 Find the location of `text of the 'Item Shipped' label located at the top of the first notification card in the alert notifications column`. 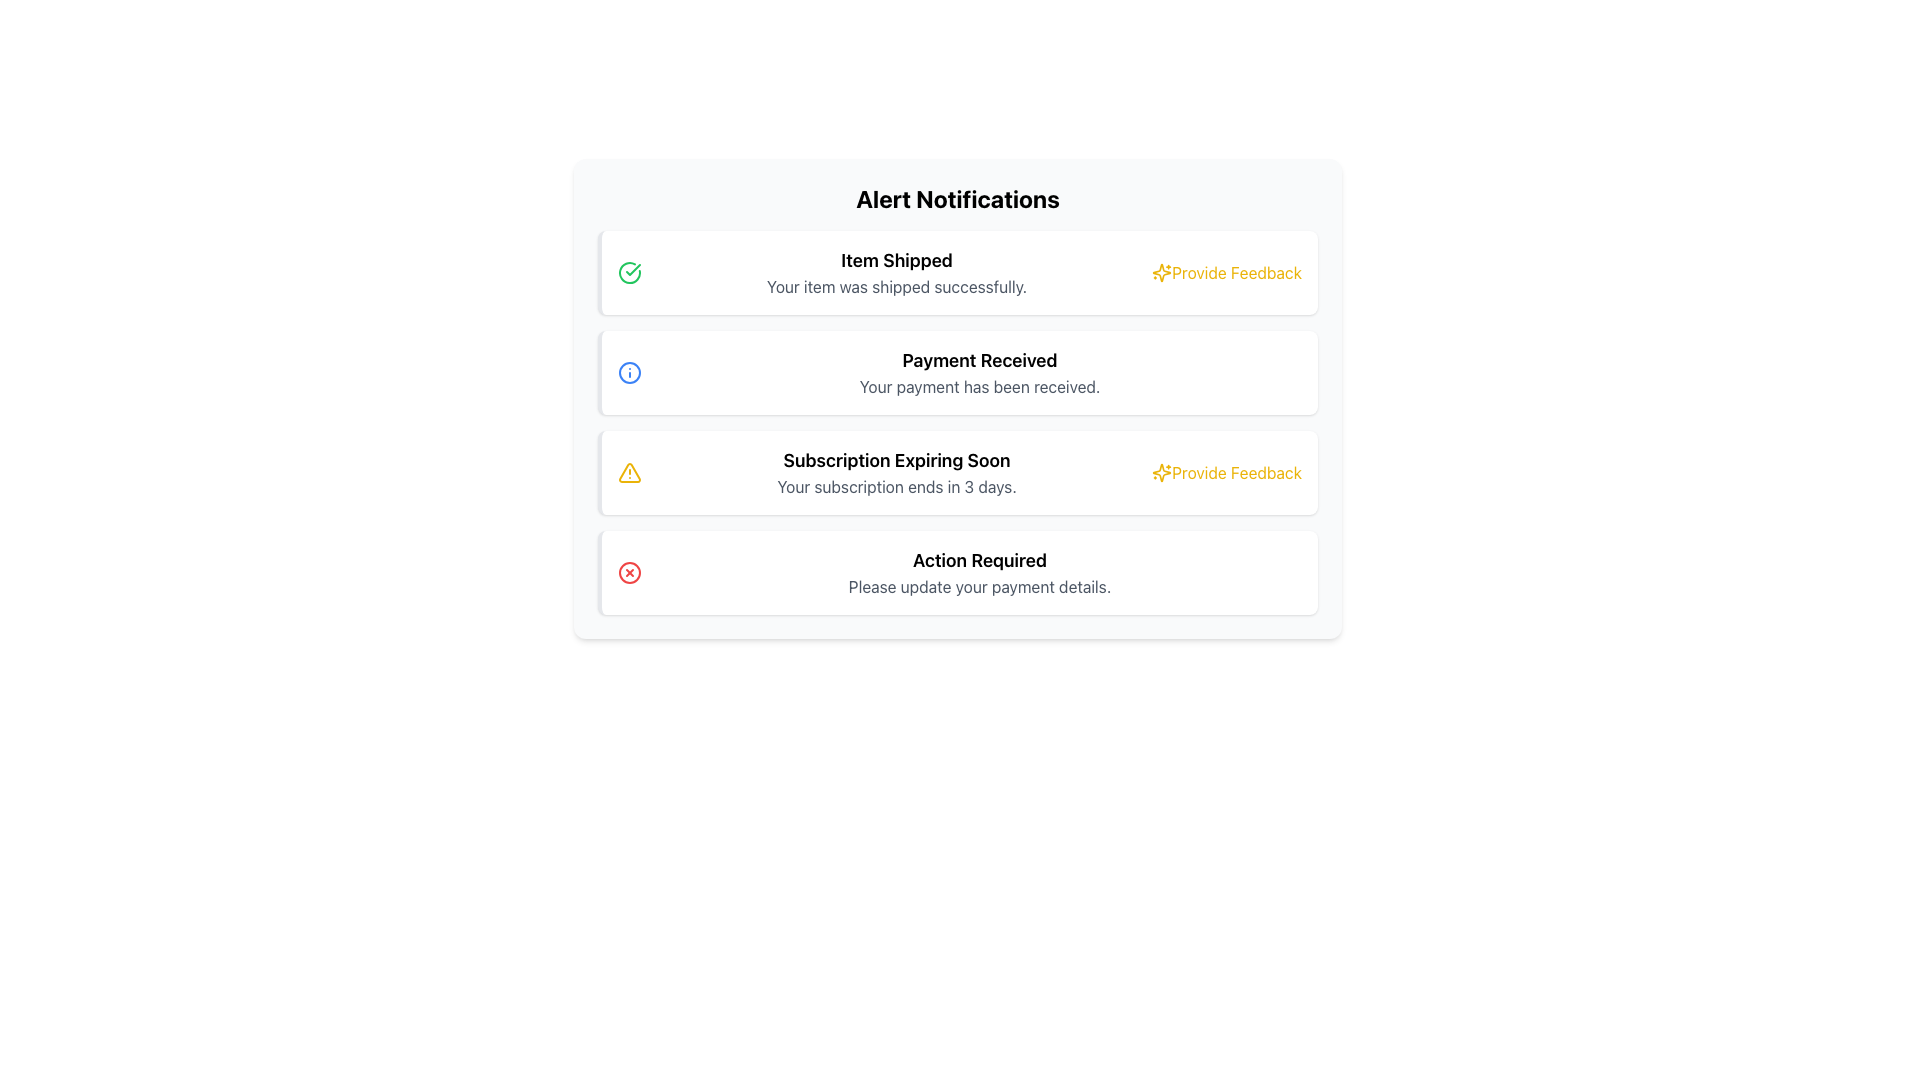

text of the 'Item Shipped' label located at the top of the first notification card in the alert notifications column is located at coordinates (896, 260).